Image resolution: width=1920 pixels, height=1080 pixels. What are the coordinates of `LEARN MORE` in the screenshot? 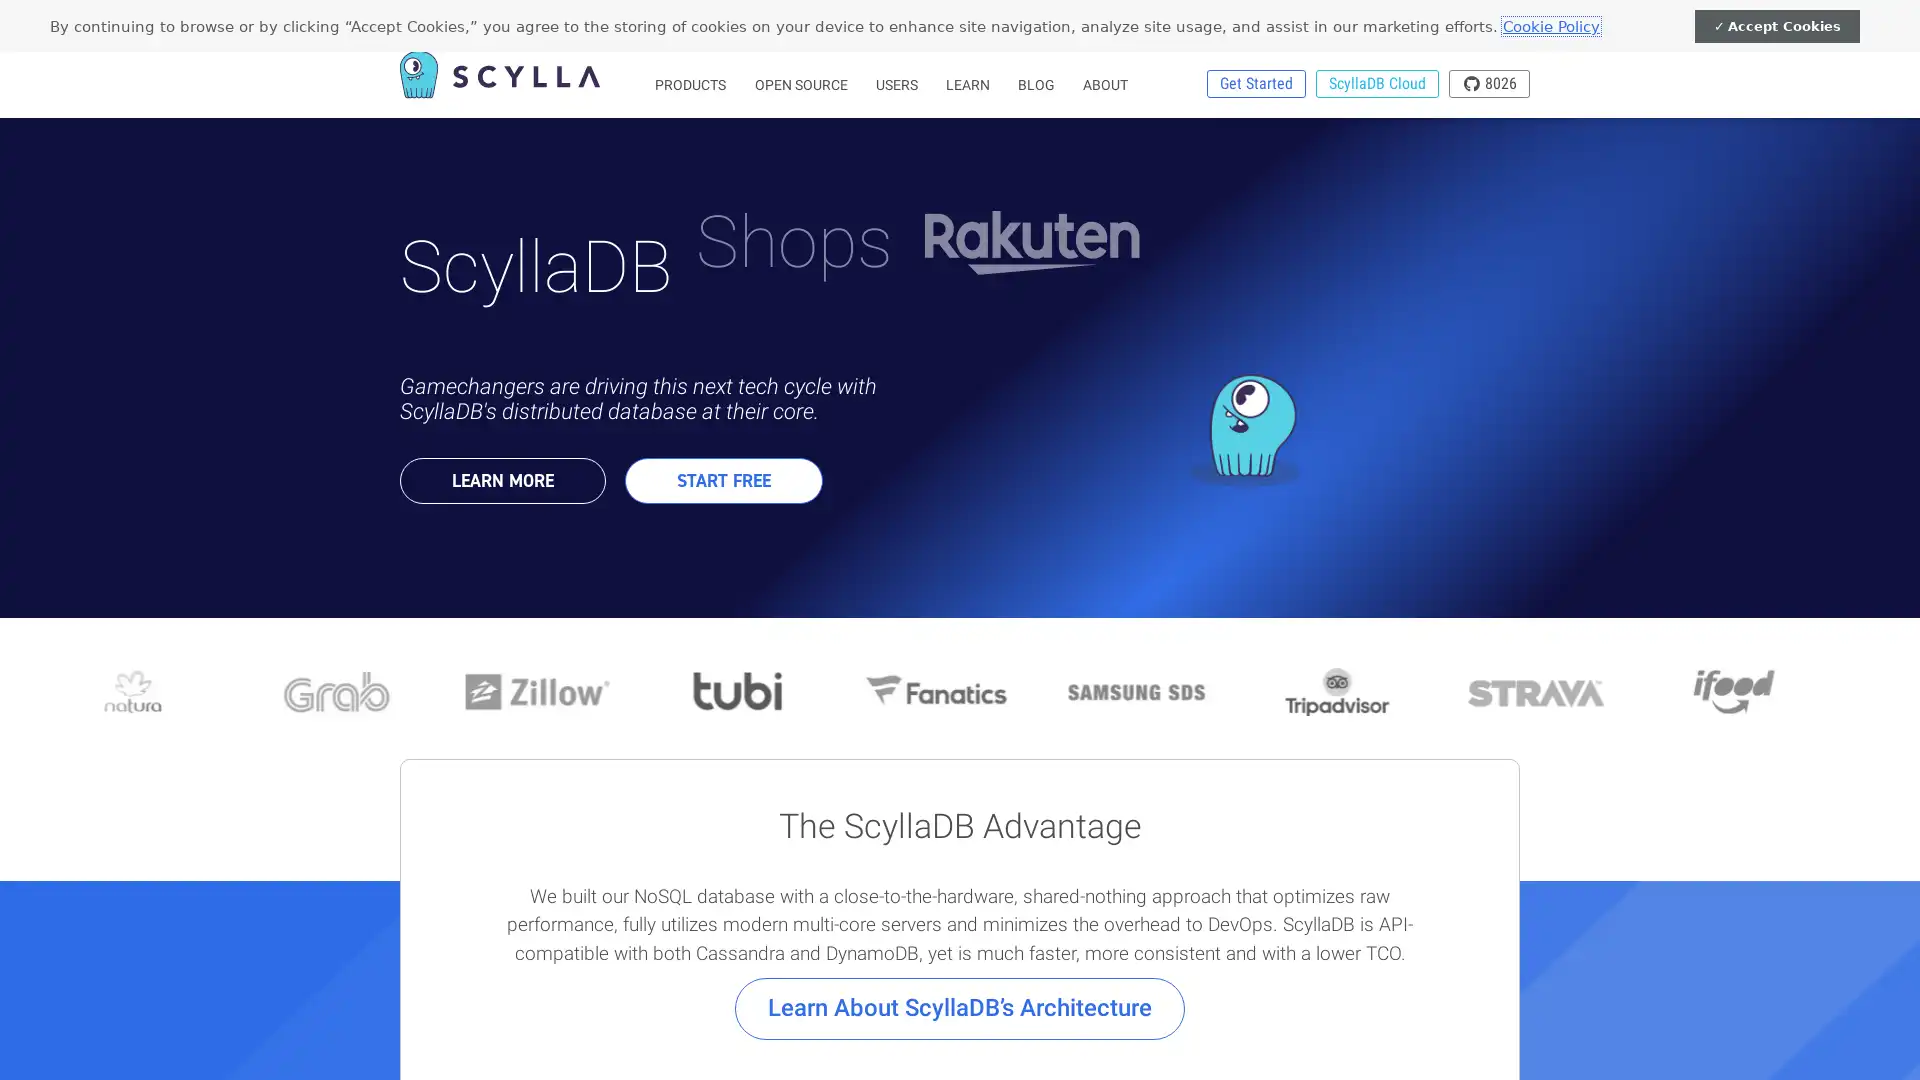 It's located at (503, 480).